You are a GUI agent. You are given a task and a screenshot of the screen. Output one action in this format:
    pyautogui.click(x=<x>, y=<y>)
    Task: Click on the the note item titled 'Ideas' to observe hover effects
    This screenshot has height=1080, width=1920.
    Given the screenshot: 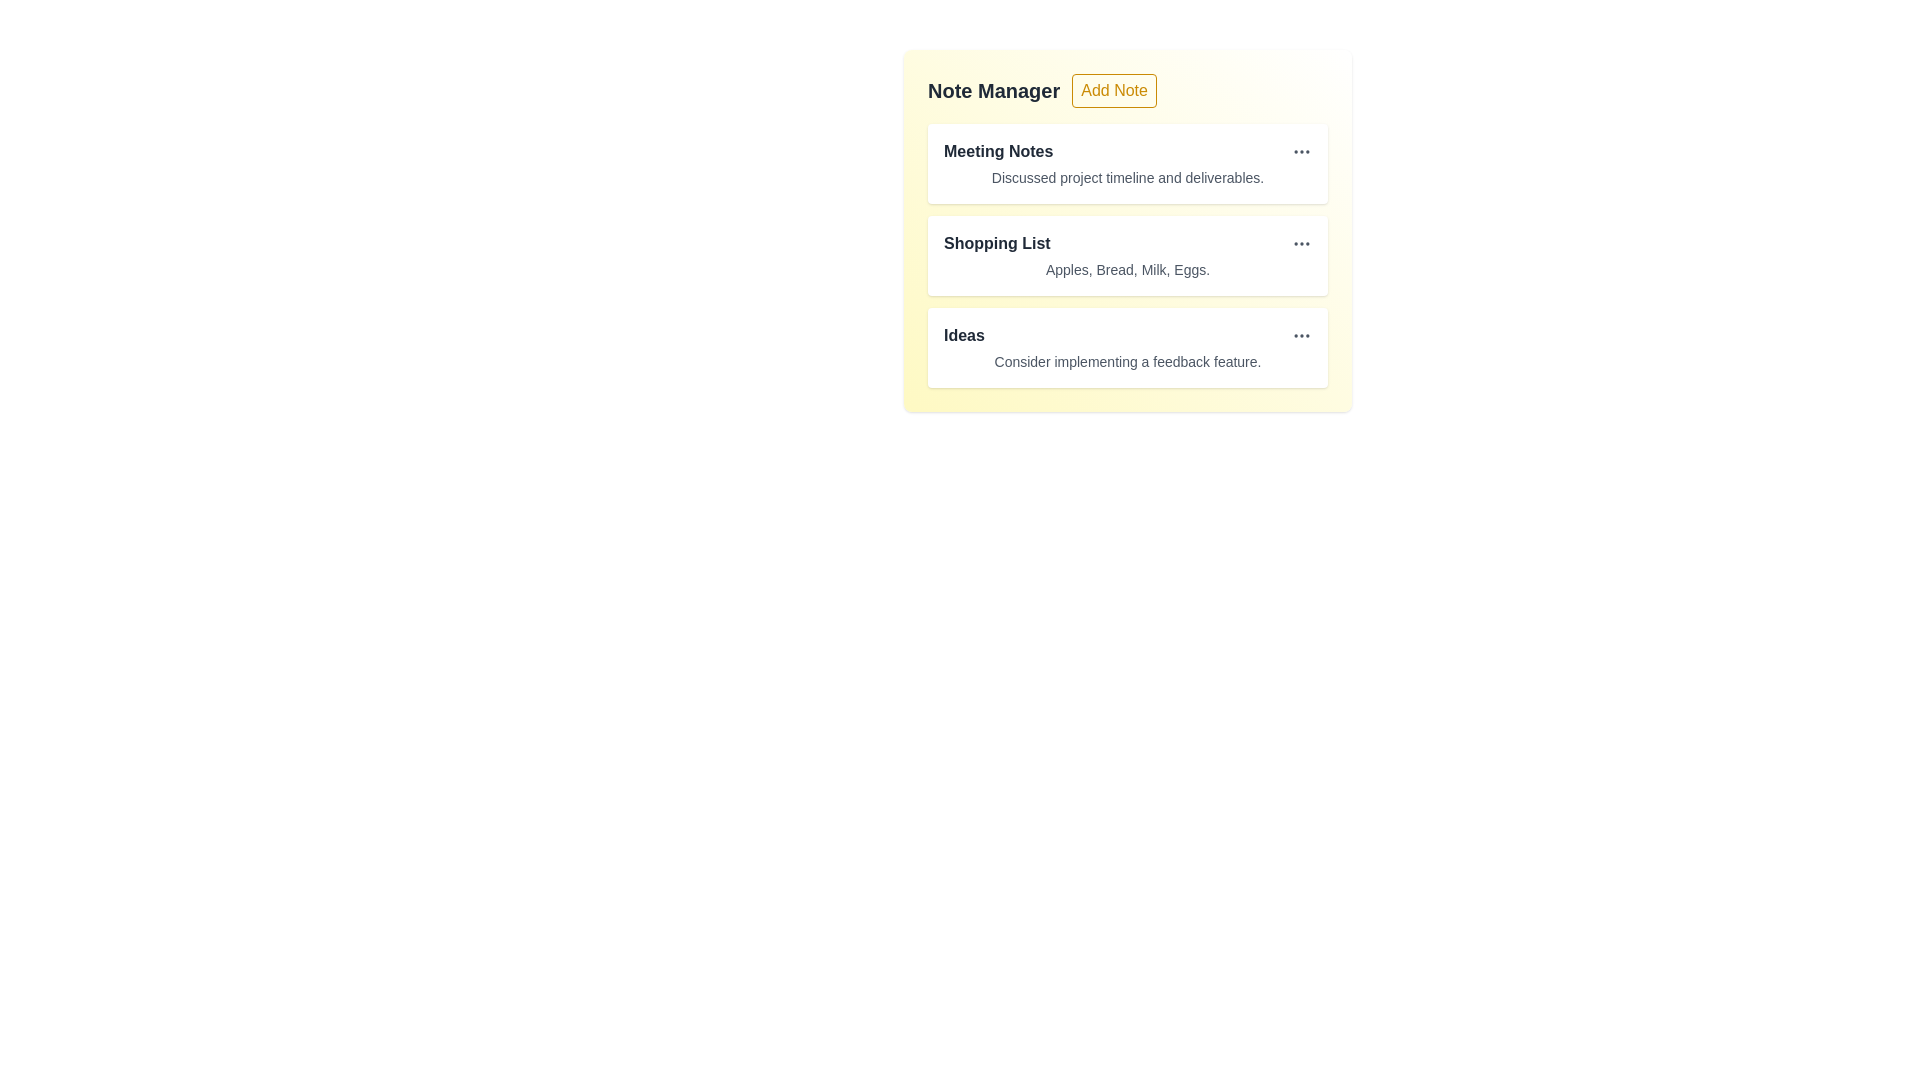 What is the action you would take?
    pyautogui.click(x=1128, y=346)
    